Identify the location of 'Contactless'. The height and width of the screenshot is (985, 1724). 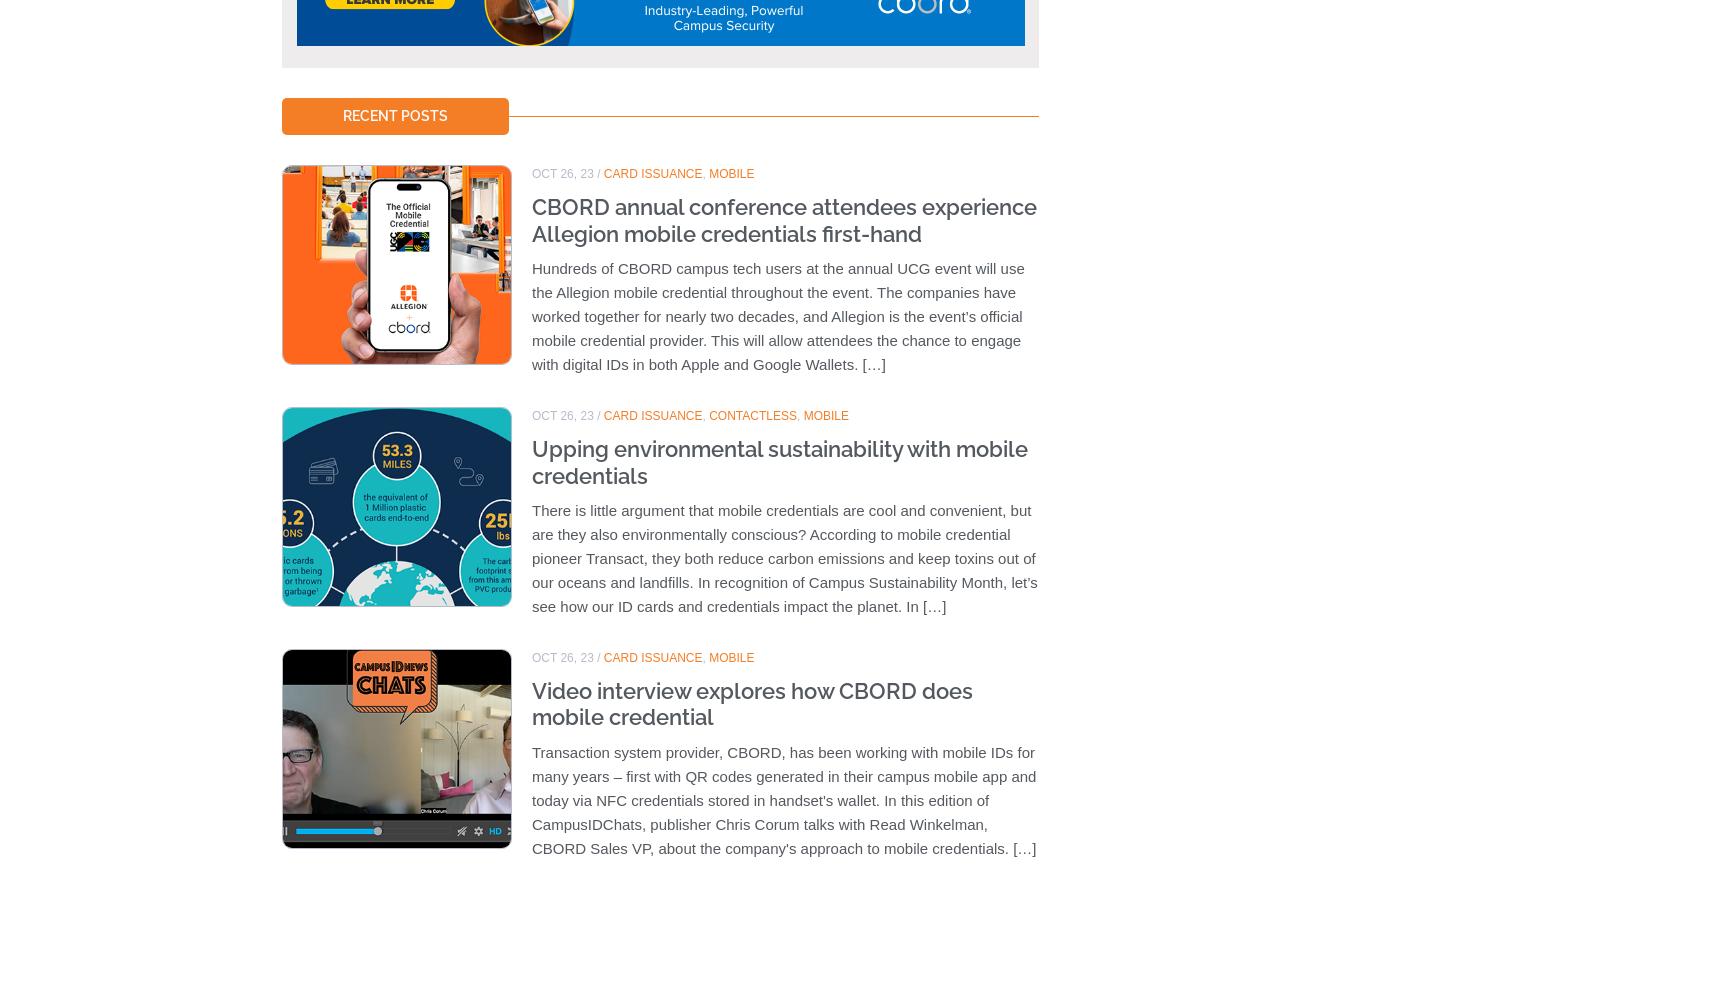
(752, 413).